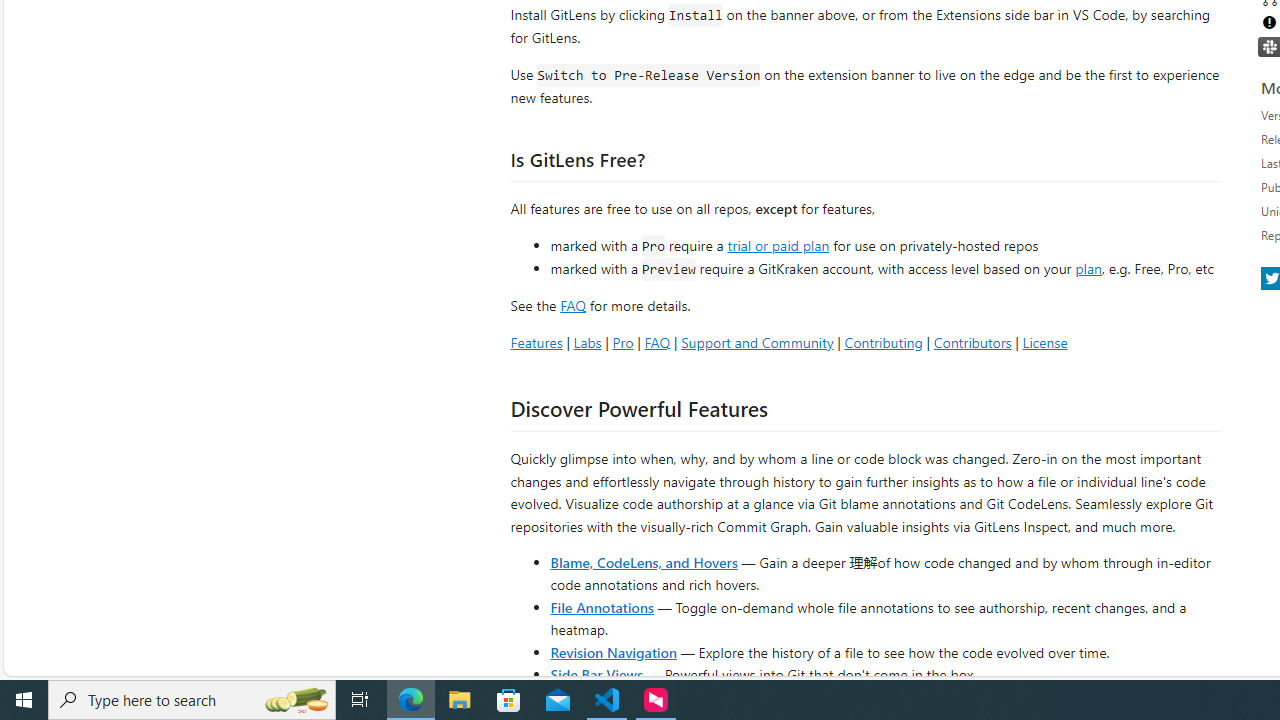 The image size is (1280, 720). What do you see at coordinates (1043, 341) in the screenshot?
I see `'License'` at bounding box center [1043, 341].